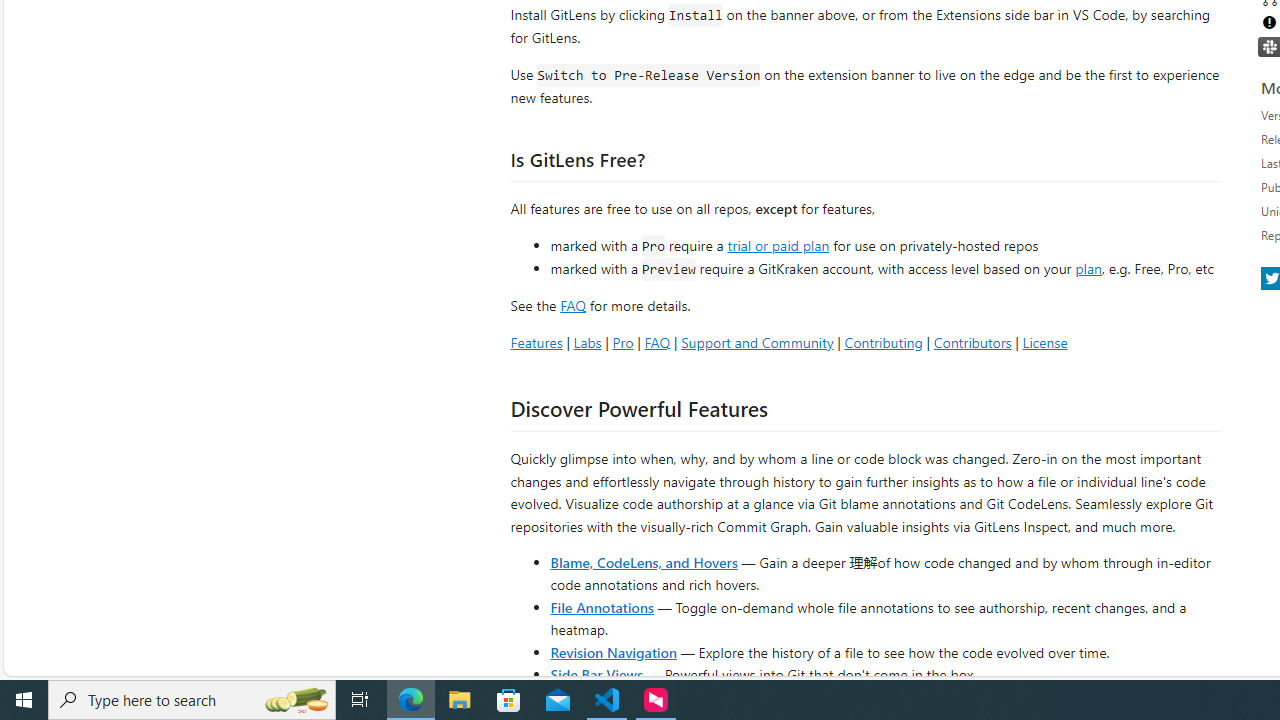 The image size is (1280, 720). What do you see at coordinates (1043, 341) in the screenshot?
I see `'License'` at bounding box center [1043, 341].